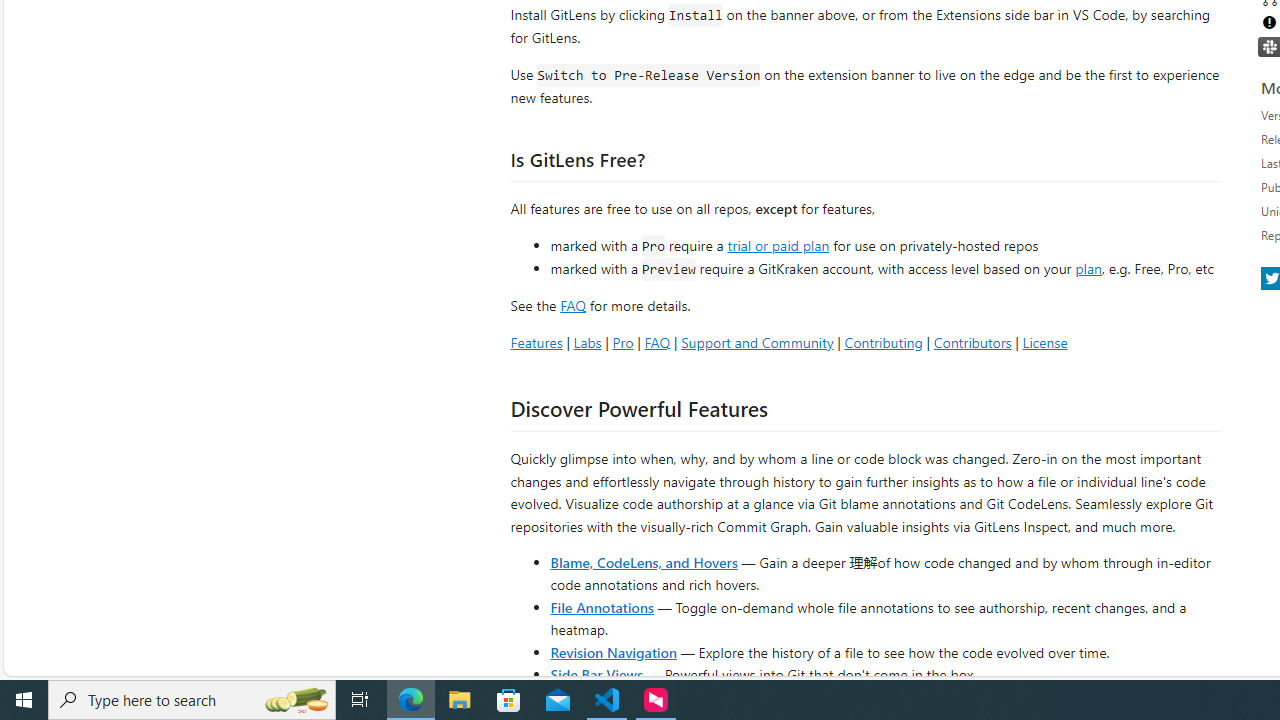 The image size is (1280, 720). What do you see at coordinates (1043, 341) in the screenshot?
I see `'License'` at bounding box center [1043, 341].